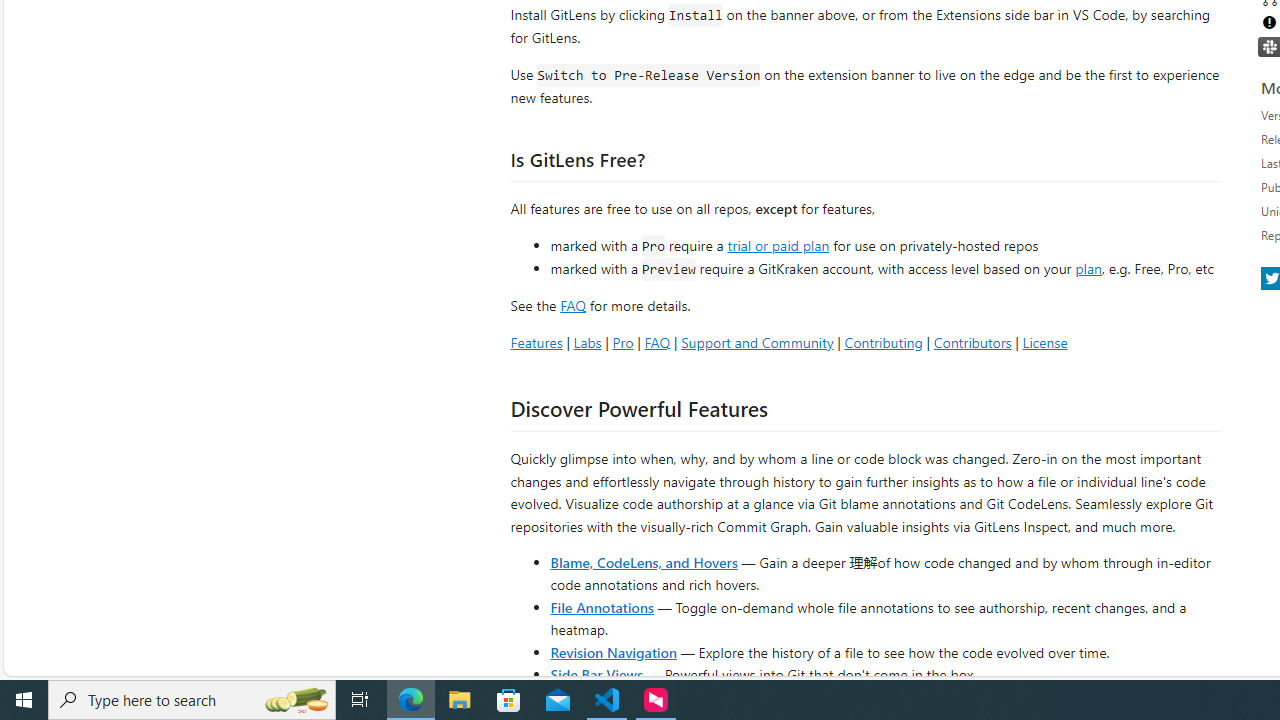 The image size is (1280, 720). What do you see at coordinates (1043, 341) in the screenshot?
I see `'License'` at bounding box center [1043, 341].